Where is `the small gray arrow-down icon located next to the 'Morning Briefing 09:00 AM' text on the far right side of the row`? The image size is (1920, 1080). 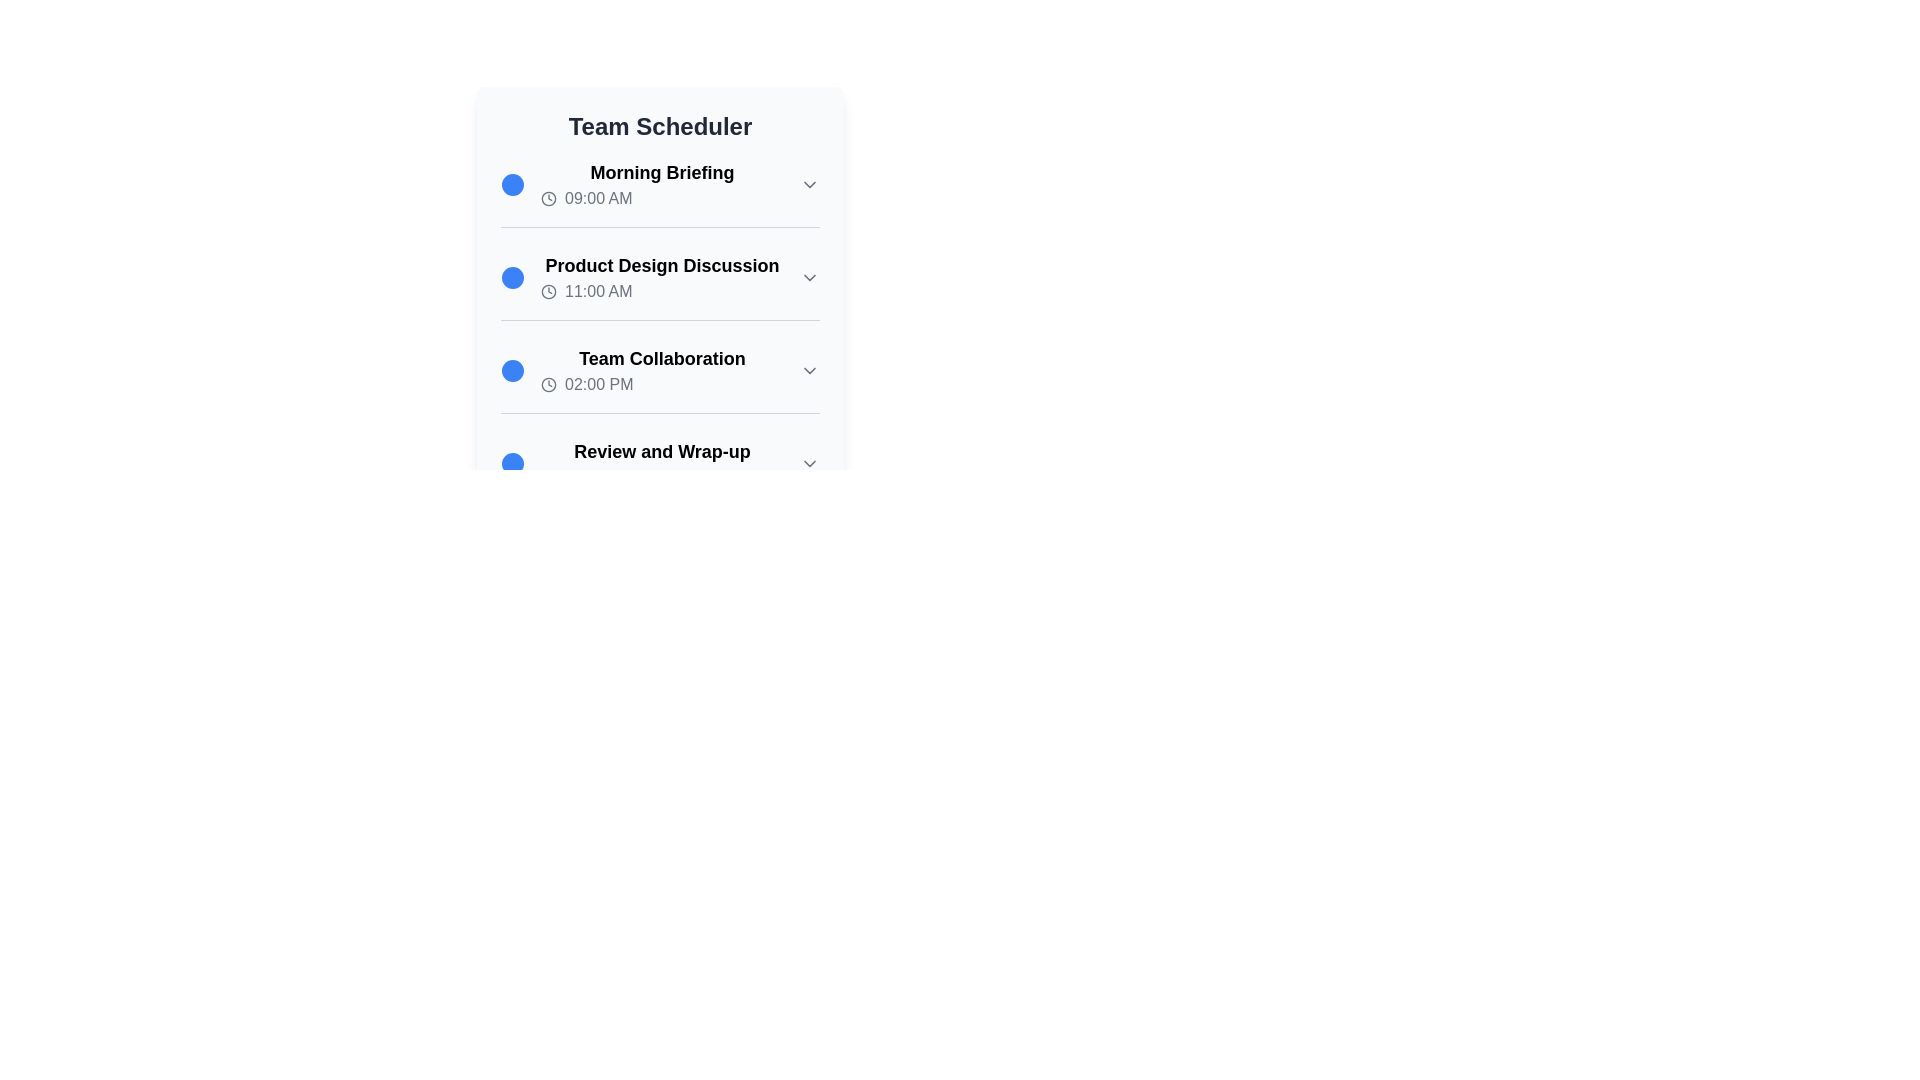 the small gray arrow-down icon located next to the 'Morning Briefing 09:00 AM' text on the far right side of the row is located at coordinates (810, 185).